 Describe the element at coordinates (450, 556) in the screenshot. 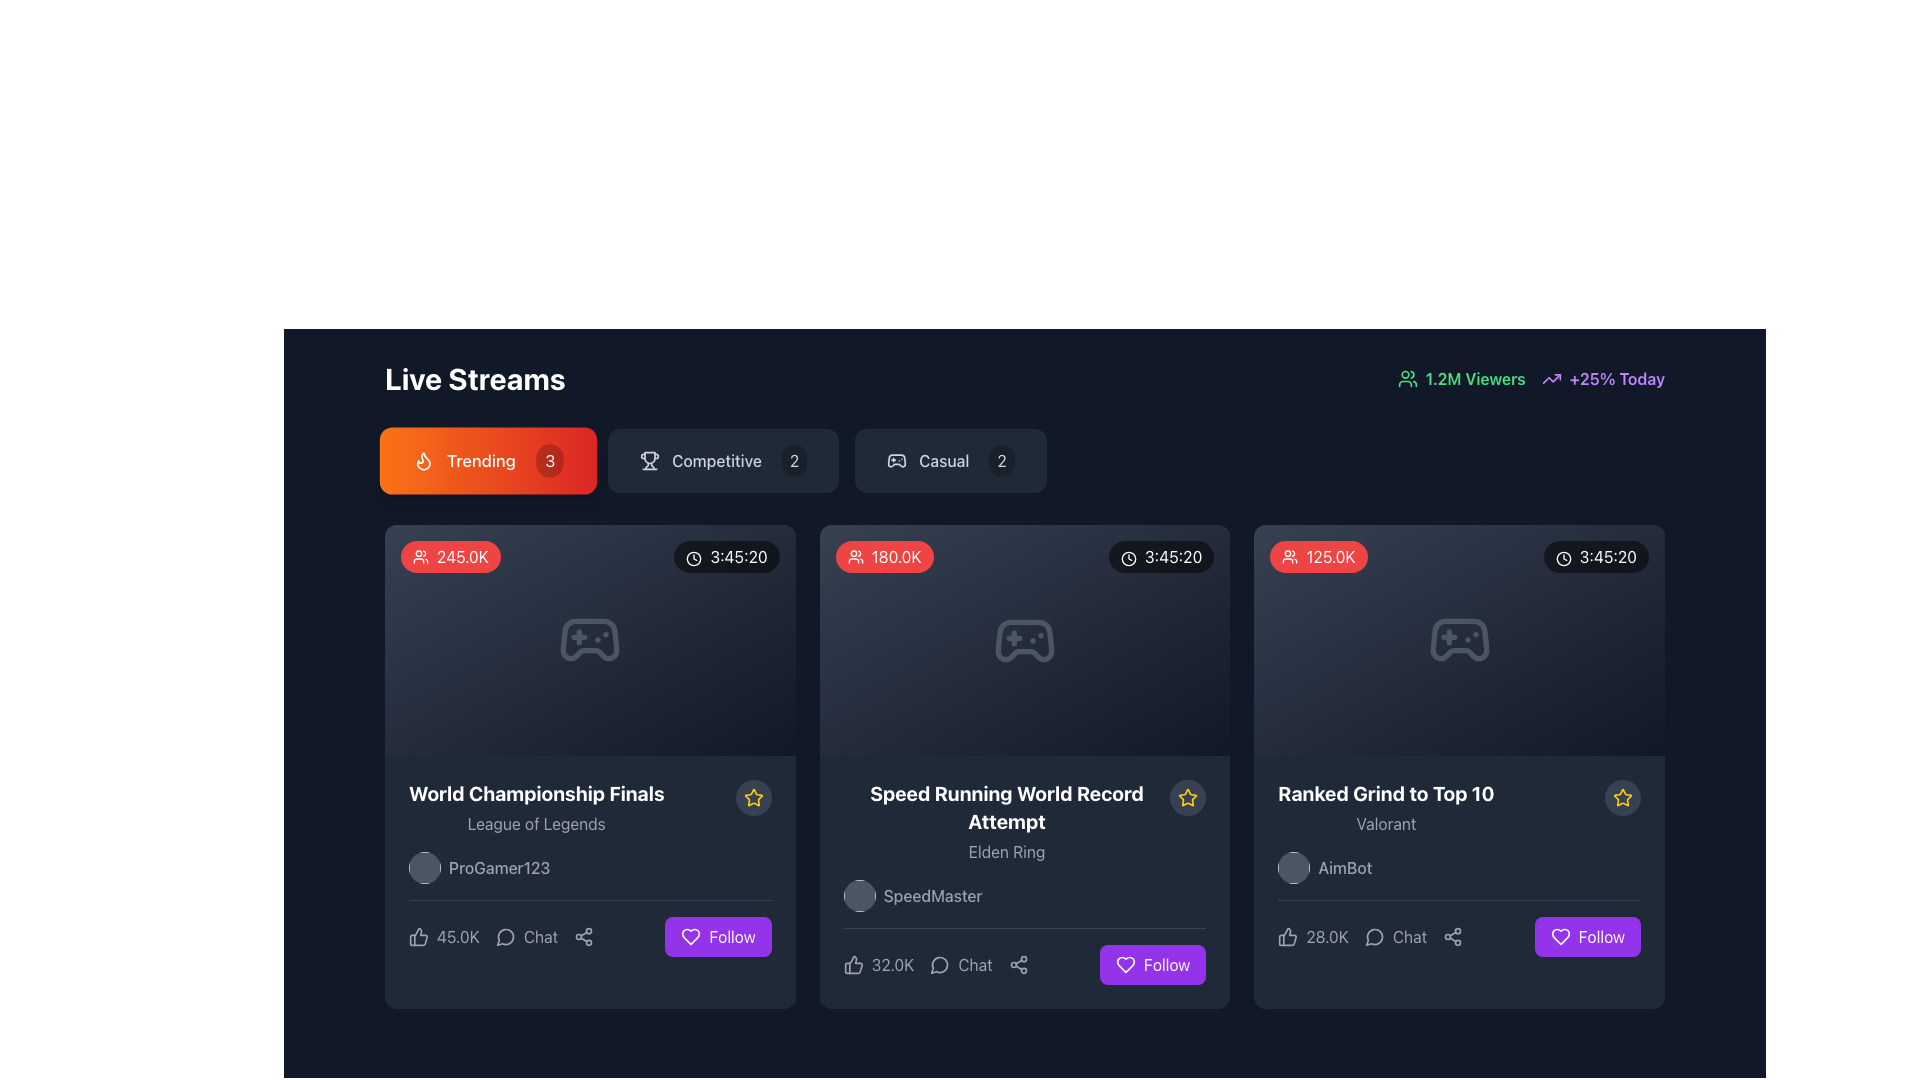

I see `the viewer count indicator label located in the 'Trending' section, positioned at the top-left corner of a card-like layout` at that location.